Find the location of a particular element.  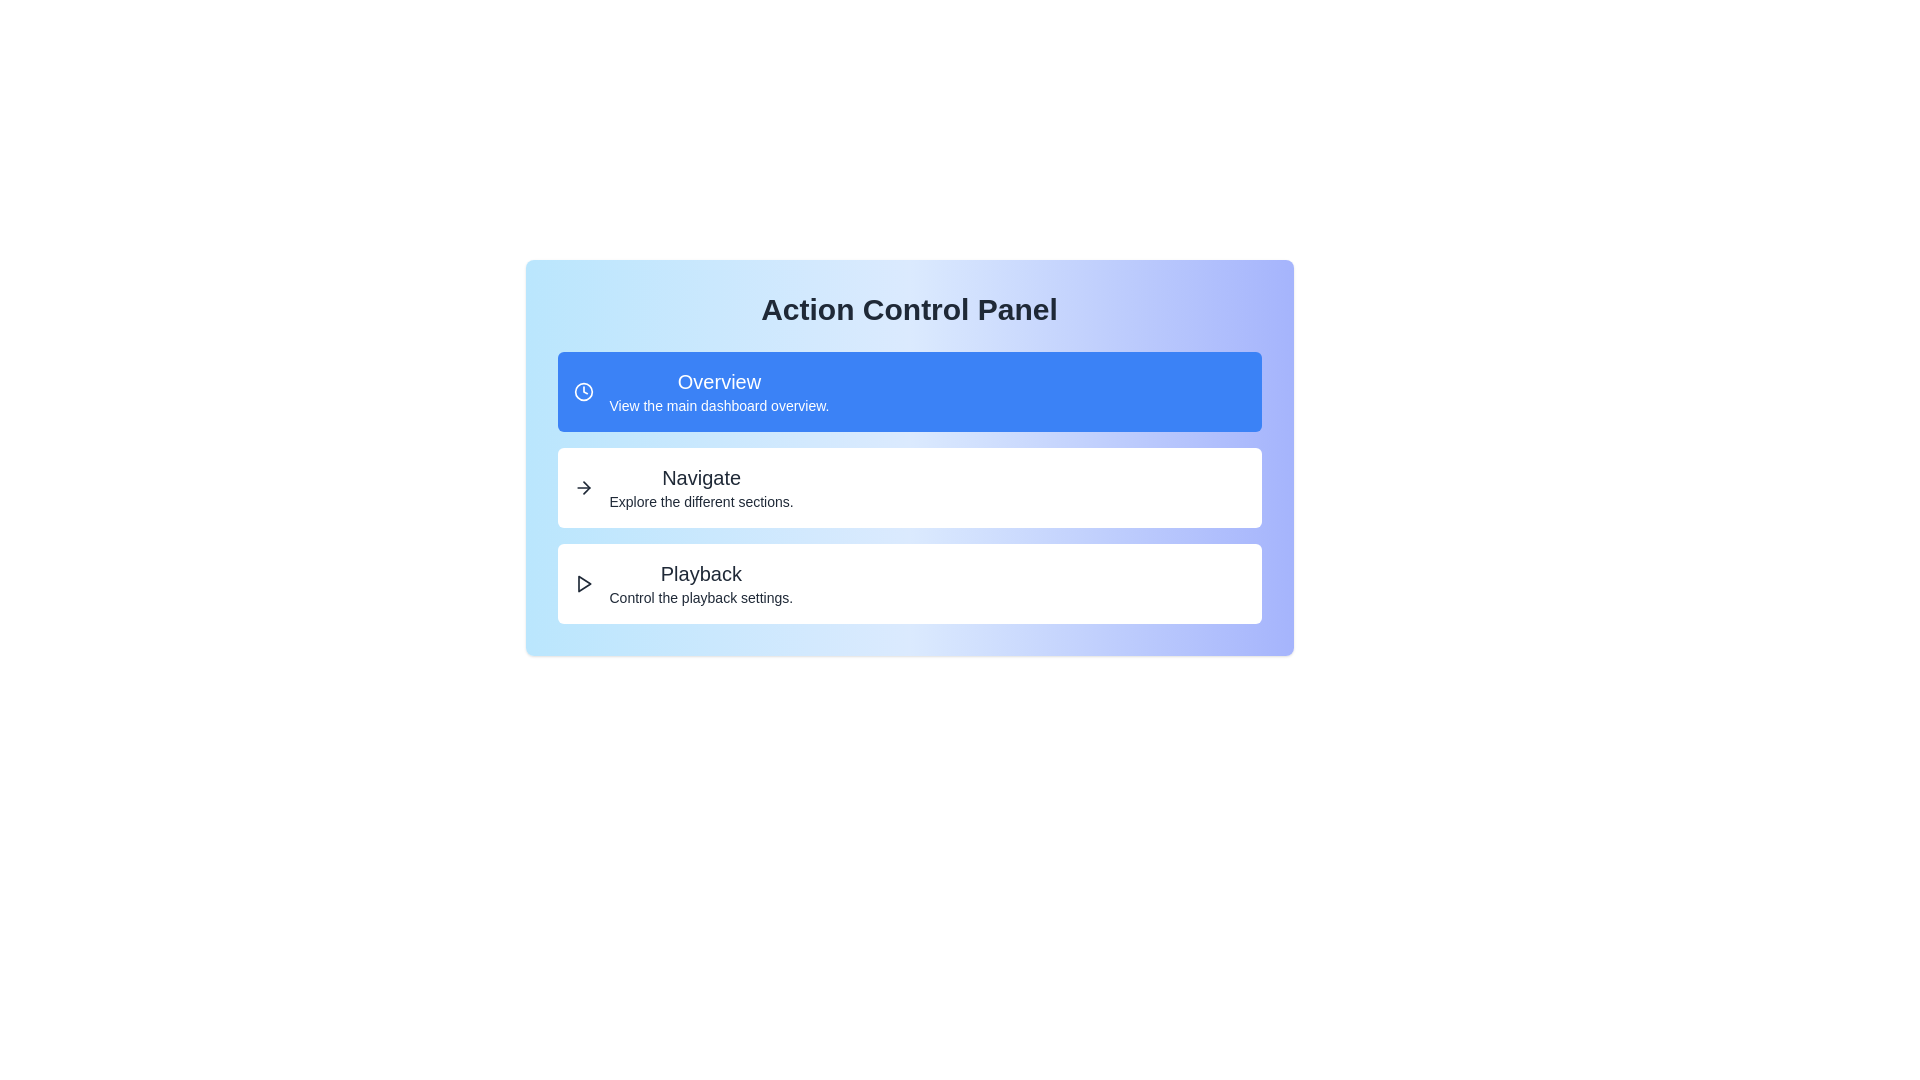

the text element that contains the content 'Explore the different sections.' which is styled with a smaller font size and is positioned directly below the 'Navigate' text is located at coordinates (701, 500).